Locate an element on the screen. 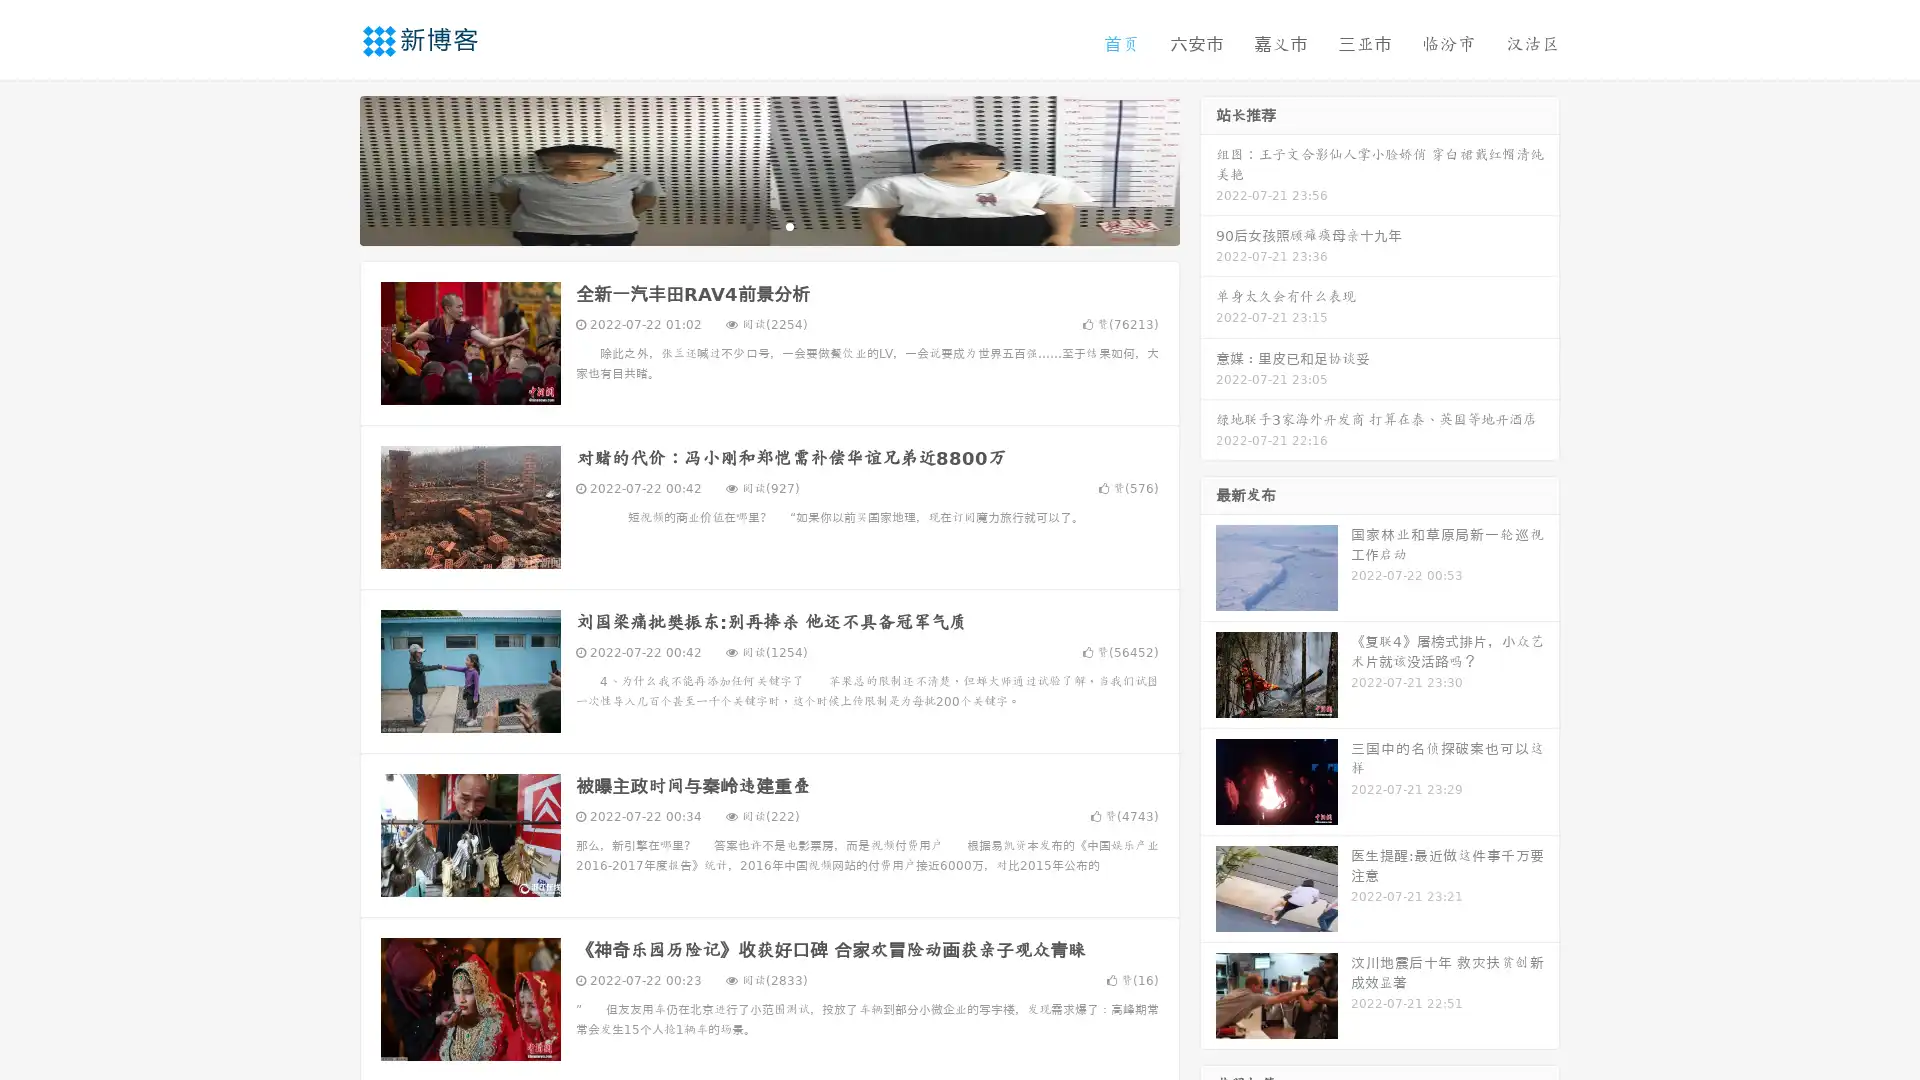 The width and height of the screenshot is (1920, 1080). Go to slide 3 is located at coordinates (789, 225).